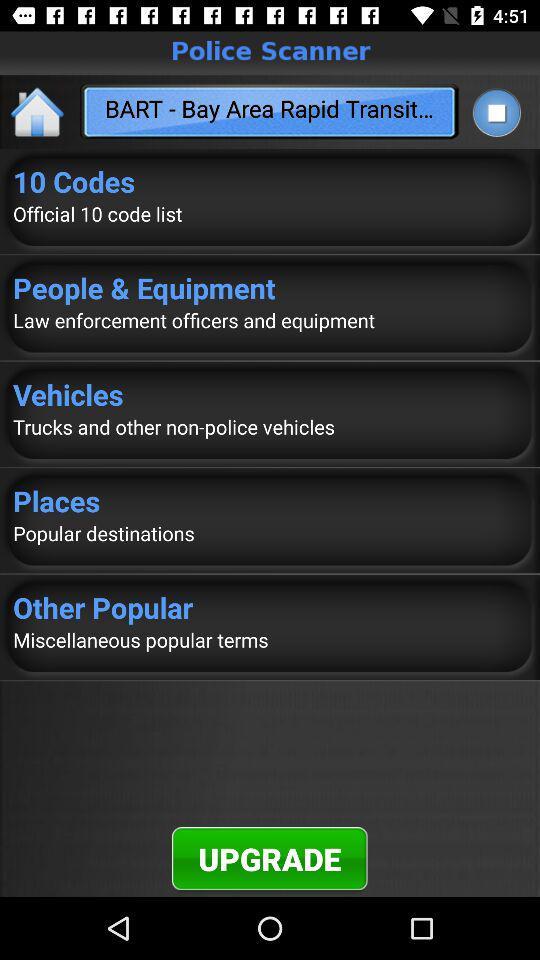 The height and width of the screenshot is (960, 540). Describe the element at coordinates (495, 112) in the screenshot. I see `item next to bart bay area app` at that location.